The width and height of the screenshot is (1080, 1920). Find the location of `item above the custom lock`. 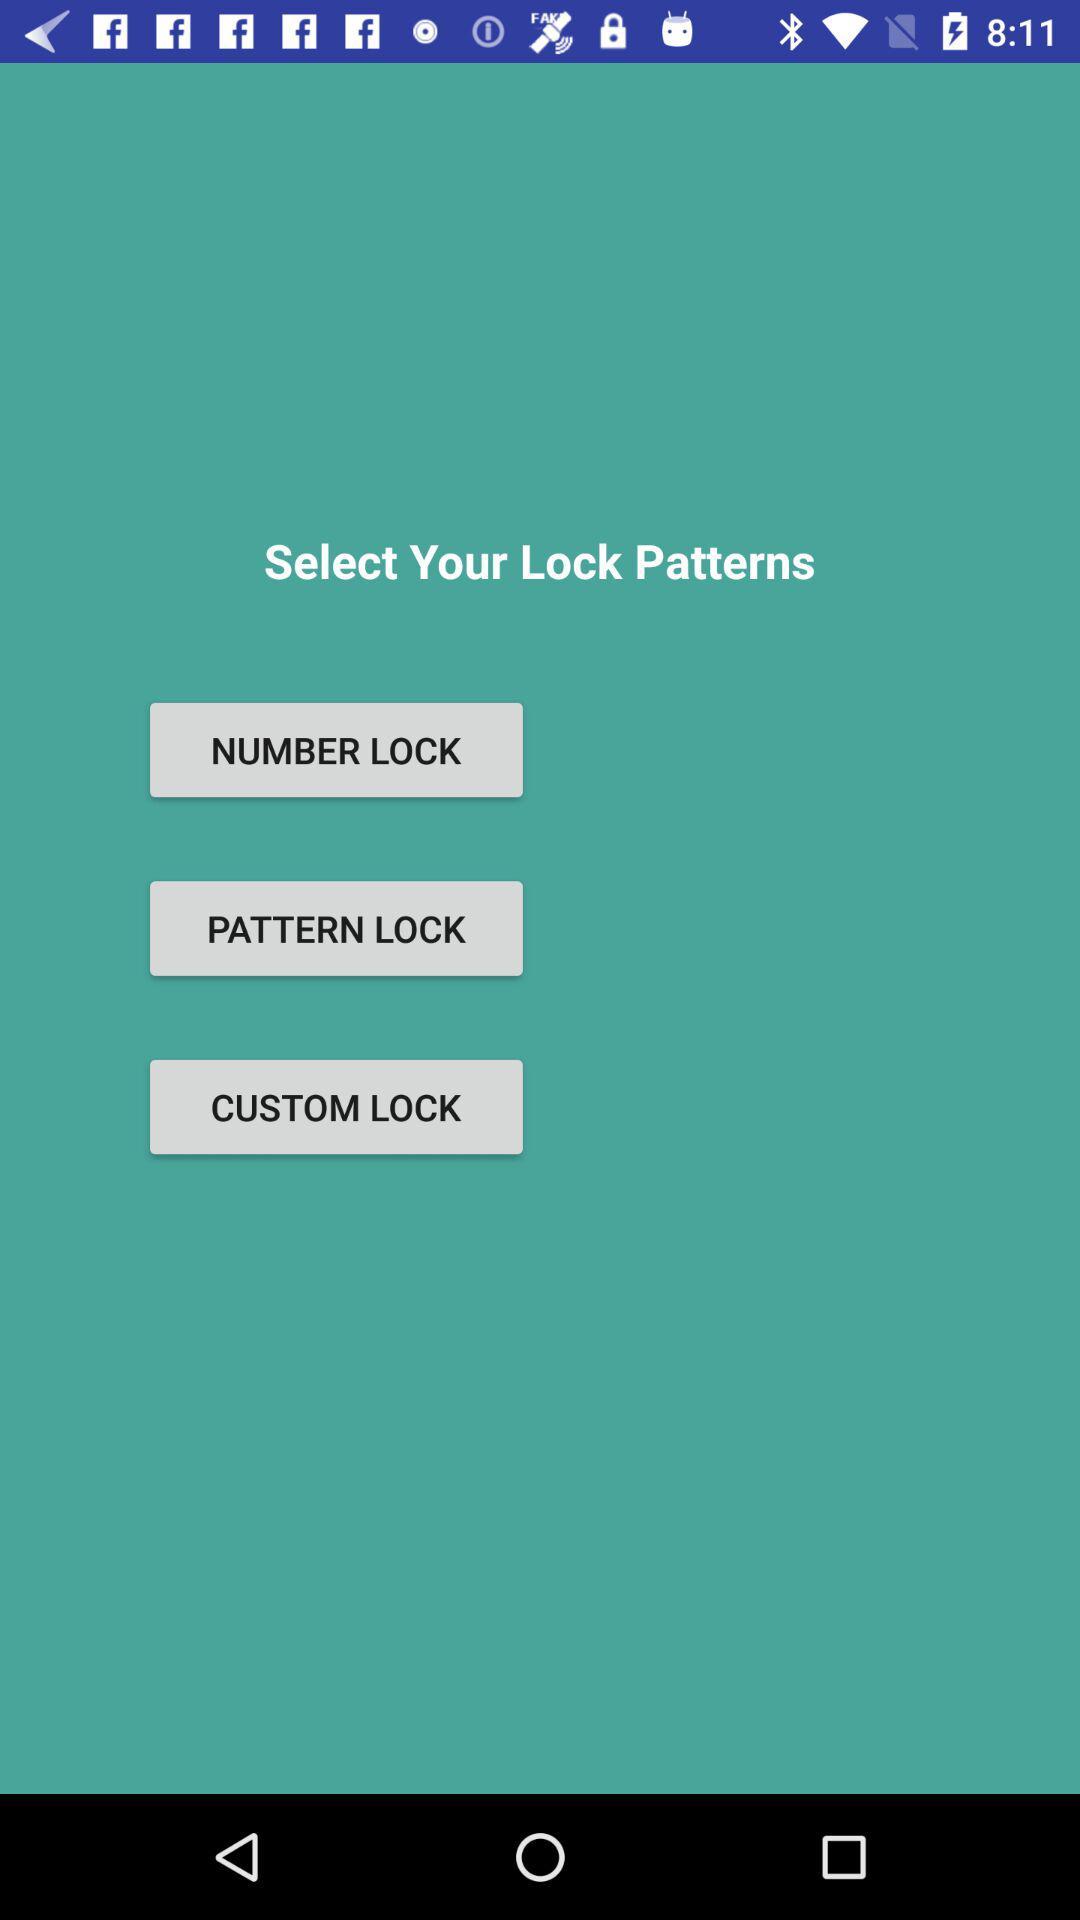

item above the custom lock is located at coordinates (335, 927).